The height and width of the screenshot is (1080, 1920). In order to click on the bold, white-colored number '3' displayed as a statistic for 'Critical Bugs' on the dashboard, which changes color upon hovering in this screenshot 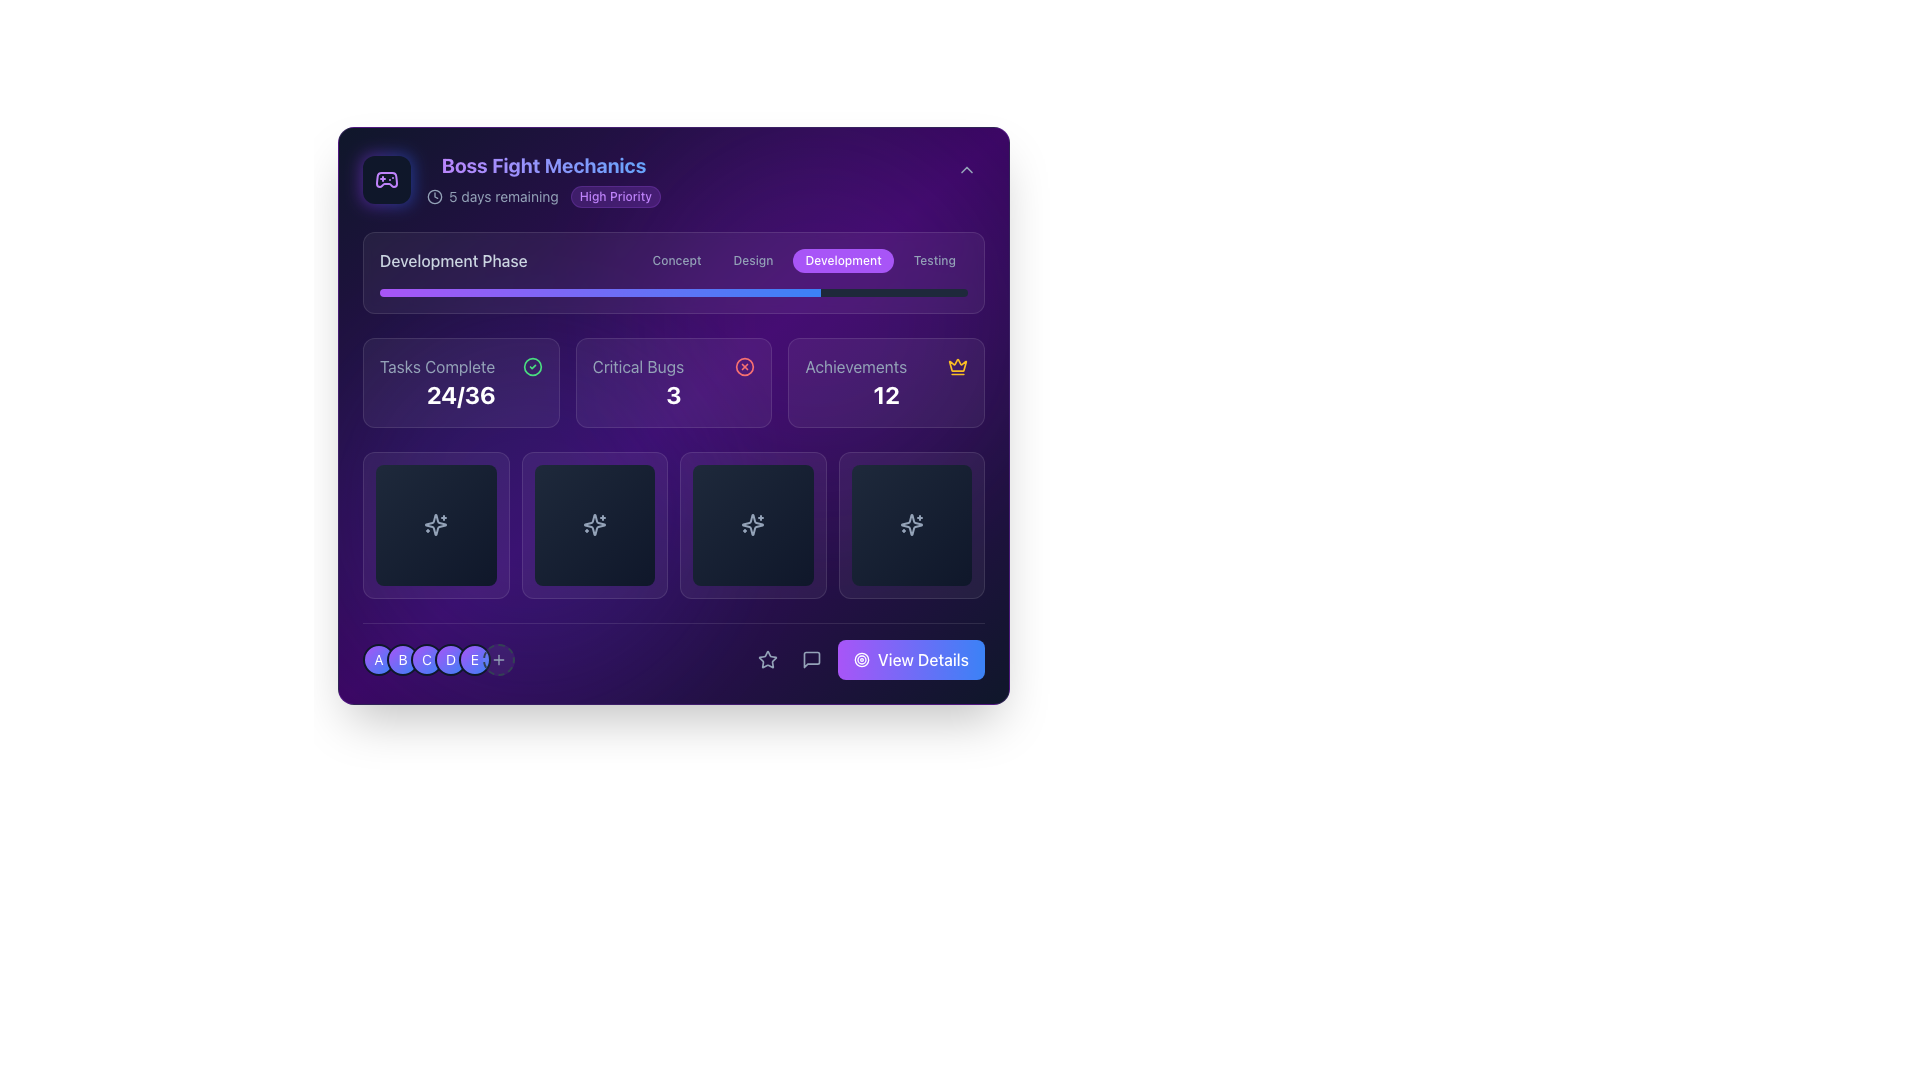, I will do `click(673, 394)`.